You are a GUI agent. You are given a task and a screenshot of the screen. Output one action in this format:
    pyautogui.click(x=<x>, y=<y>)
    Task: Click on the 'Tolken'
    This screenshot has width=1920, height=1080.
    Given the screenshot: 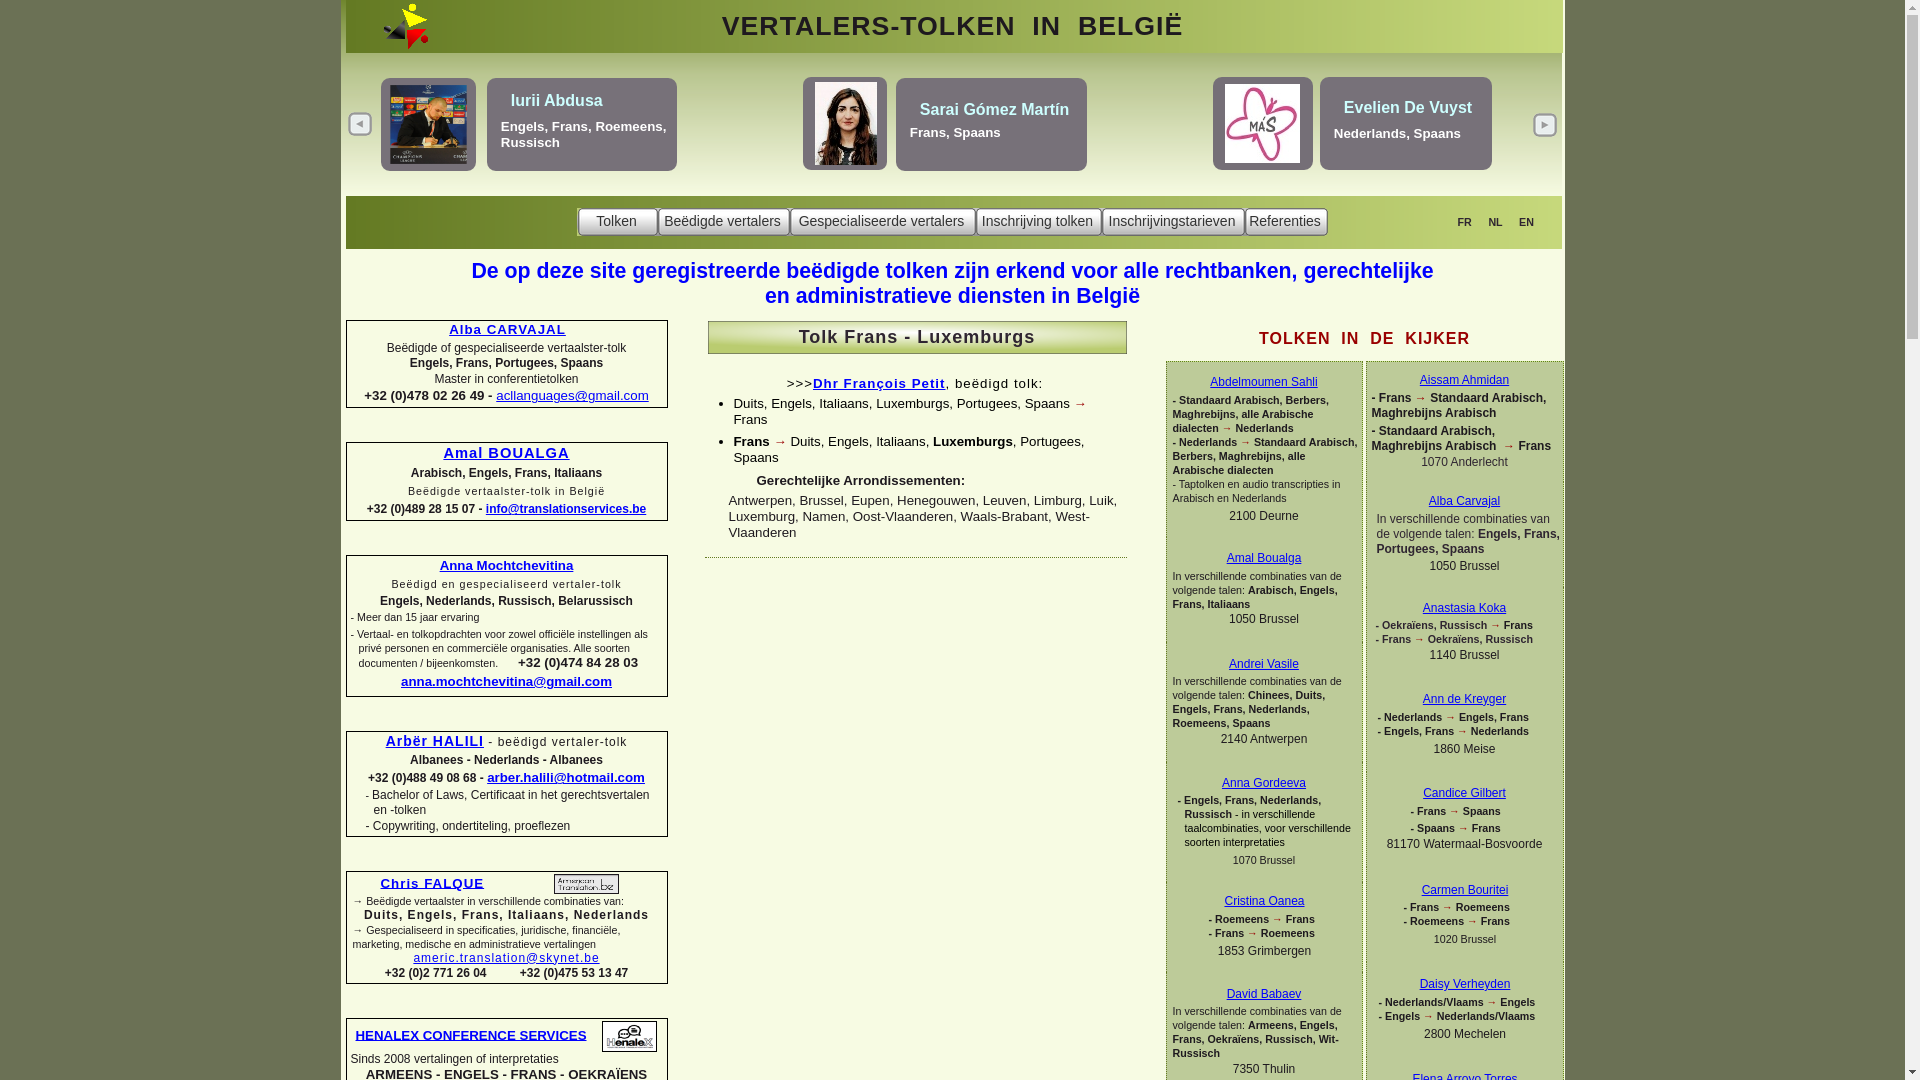 What is the action you would take?
    pyautogui.click(x=617, y=222)
    